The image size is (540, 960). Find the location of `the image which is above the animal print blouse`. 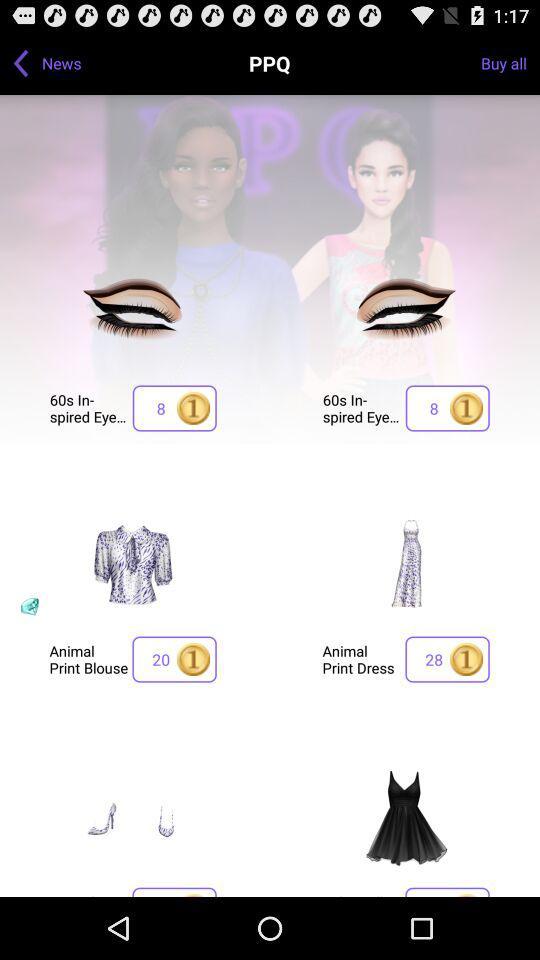

the image which is above the animal print blouse is located at coordinates (133, 566).